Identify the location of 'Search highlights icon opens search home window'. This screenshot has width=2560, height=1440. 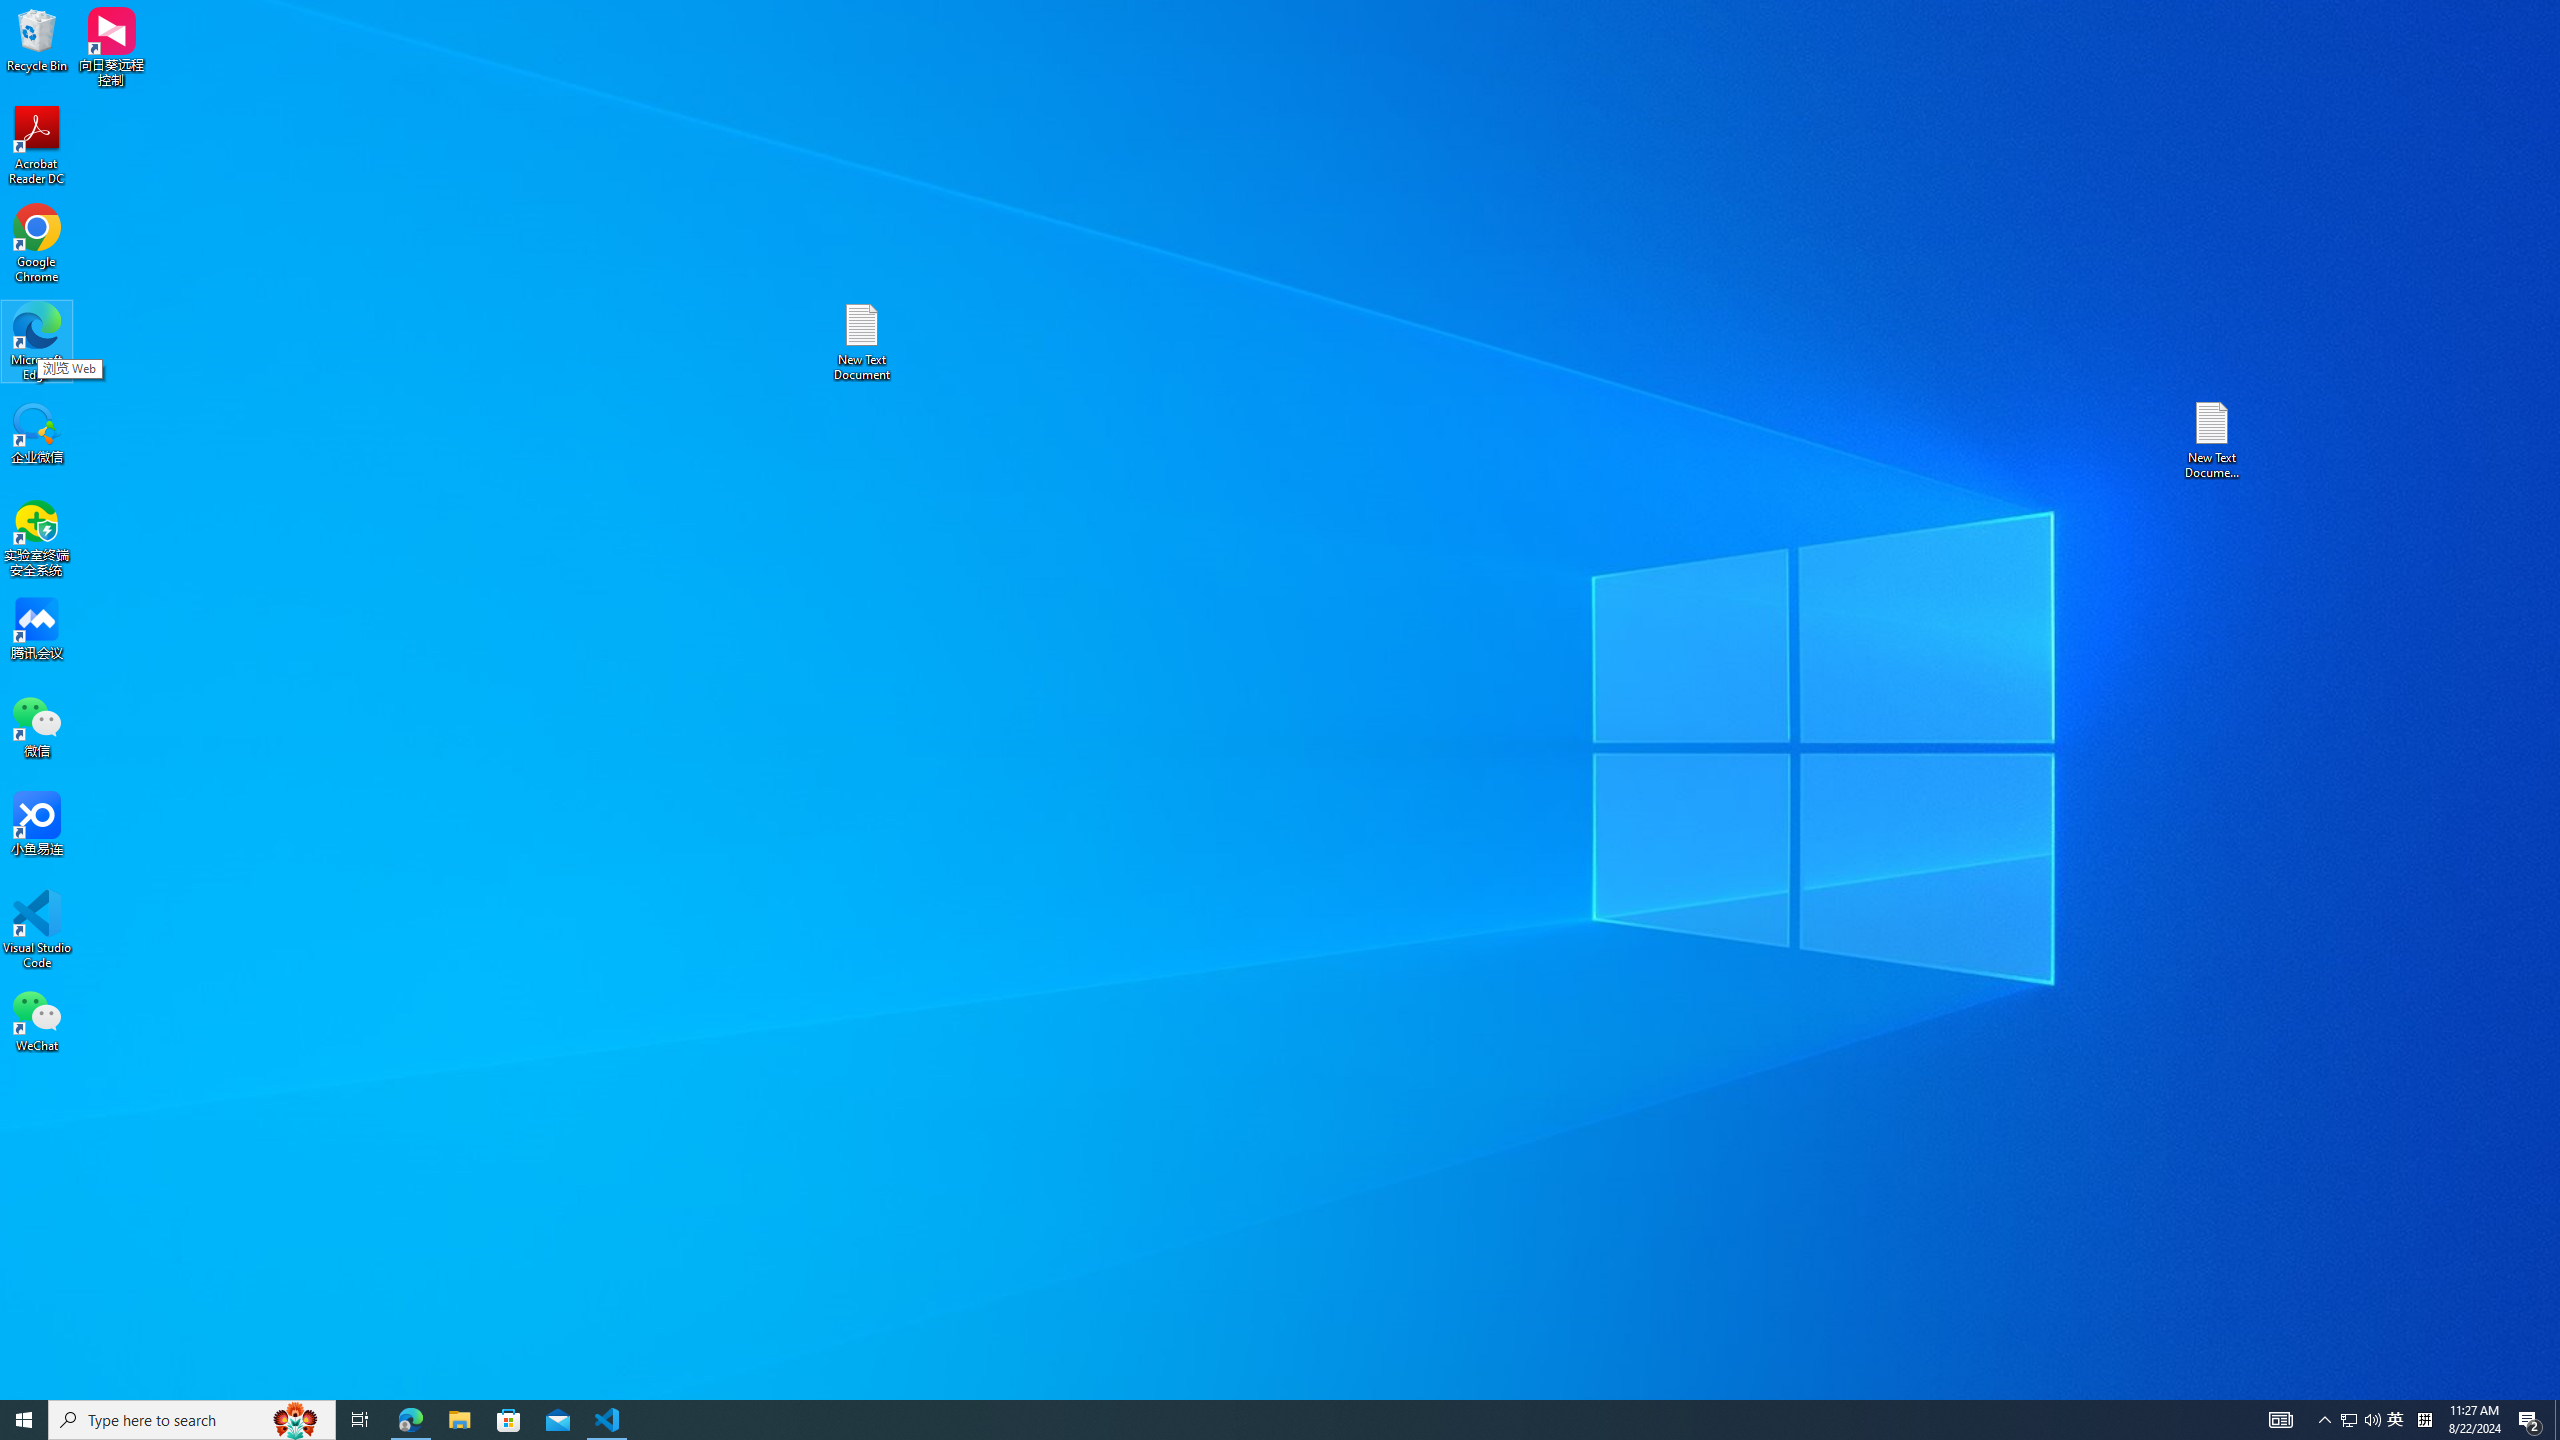
(294, 1418).